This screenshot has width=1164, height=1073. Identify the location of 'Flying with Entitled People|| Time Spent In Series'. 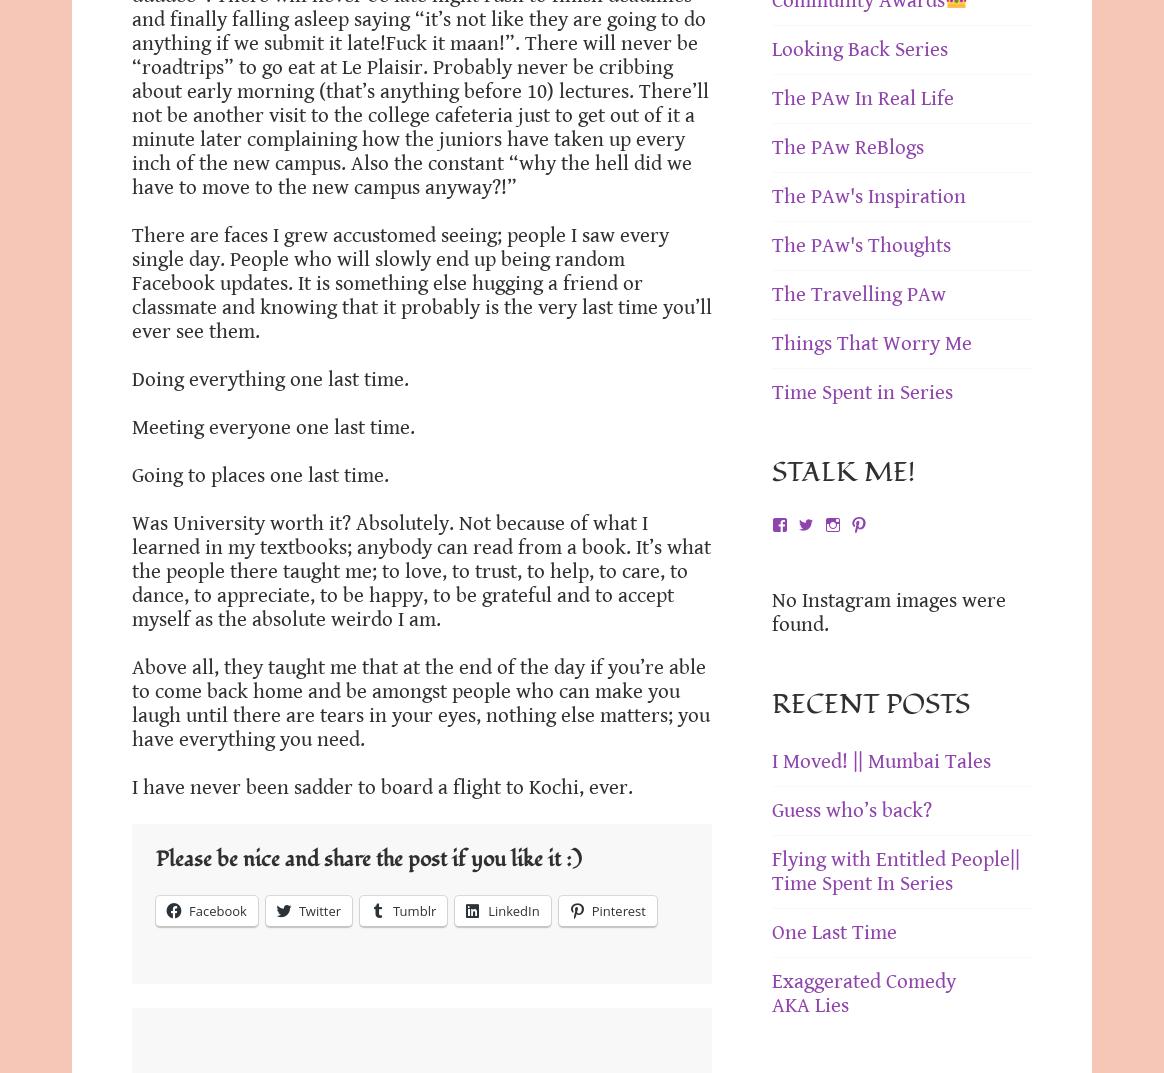
(896, 869).